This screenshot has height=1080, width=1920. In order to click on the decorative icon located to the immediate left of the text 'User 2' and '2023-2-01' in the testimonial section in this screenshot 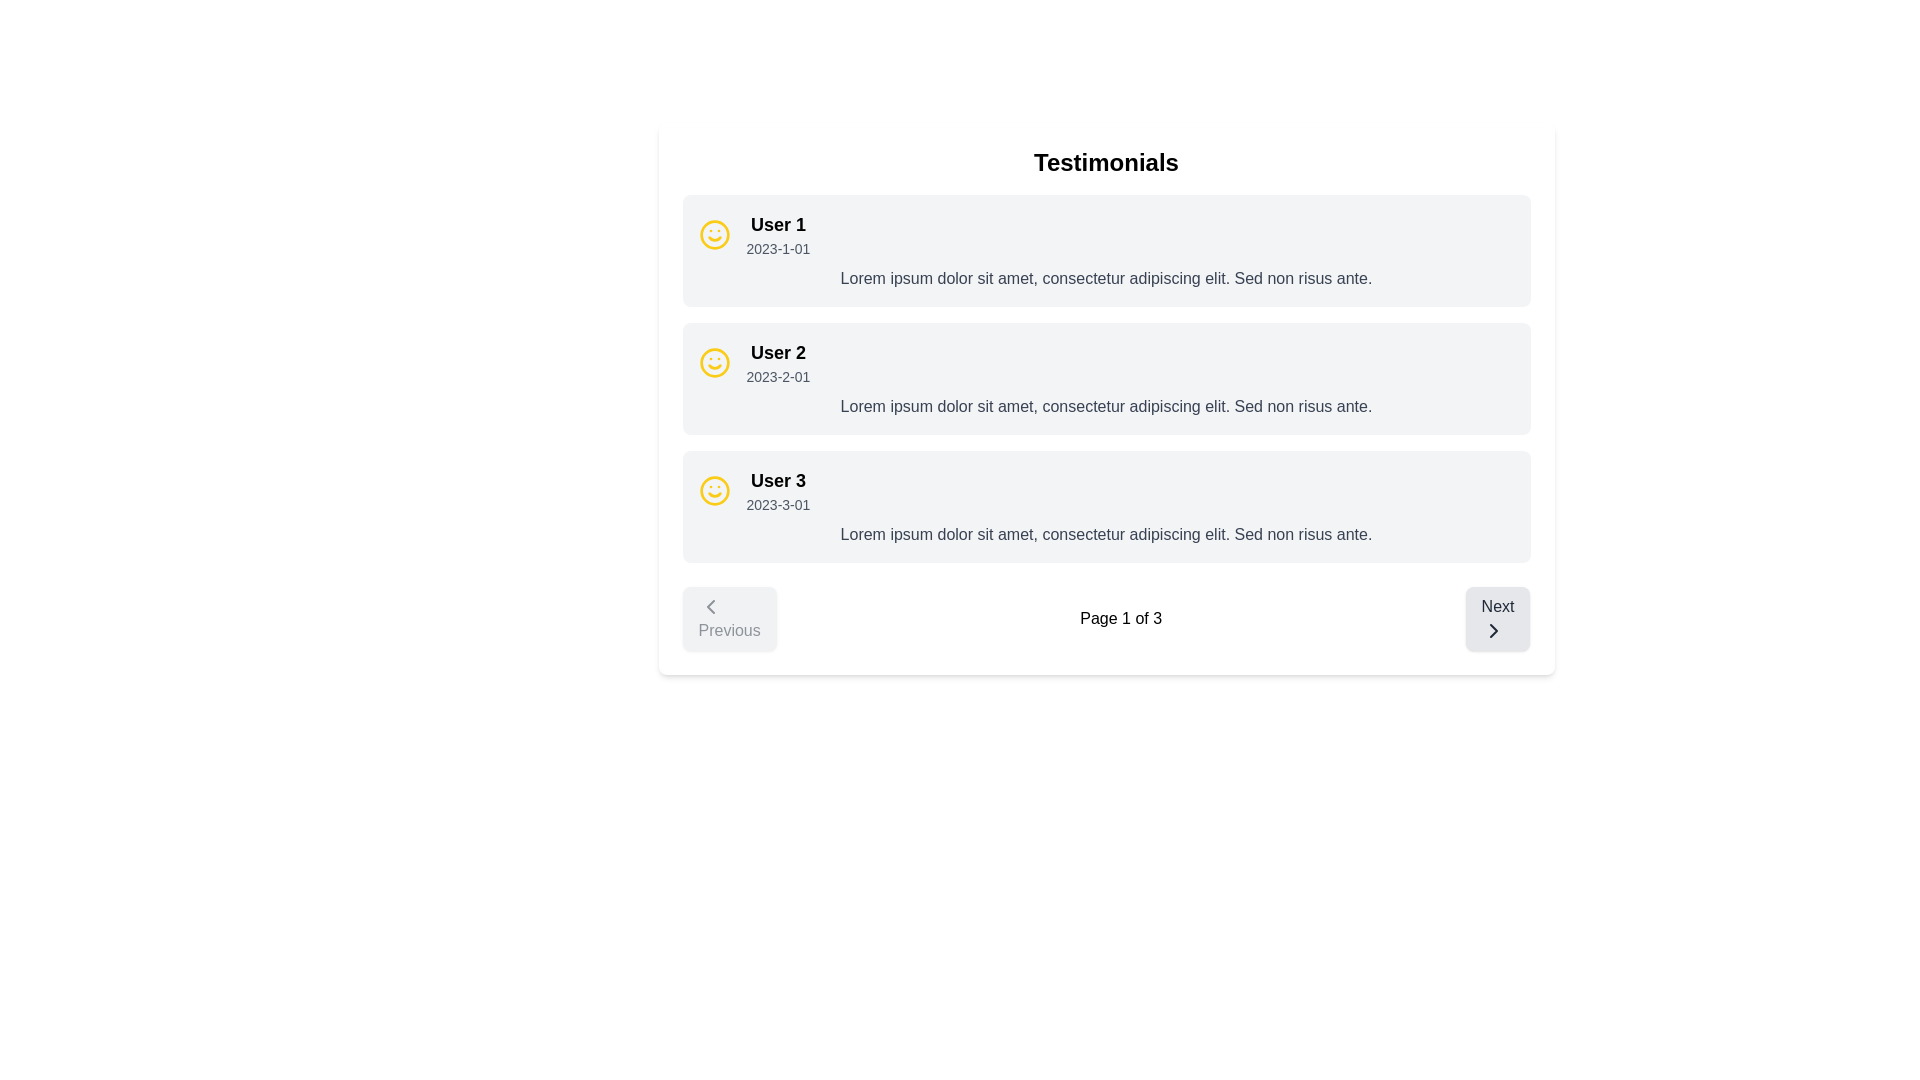, I will do `click(714, 362)`.